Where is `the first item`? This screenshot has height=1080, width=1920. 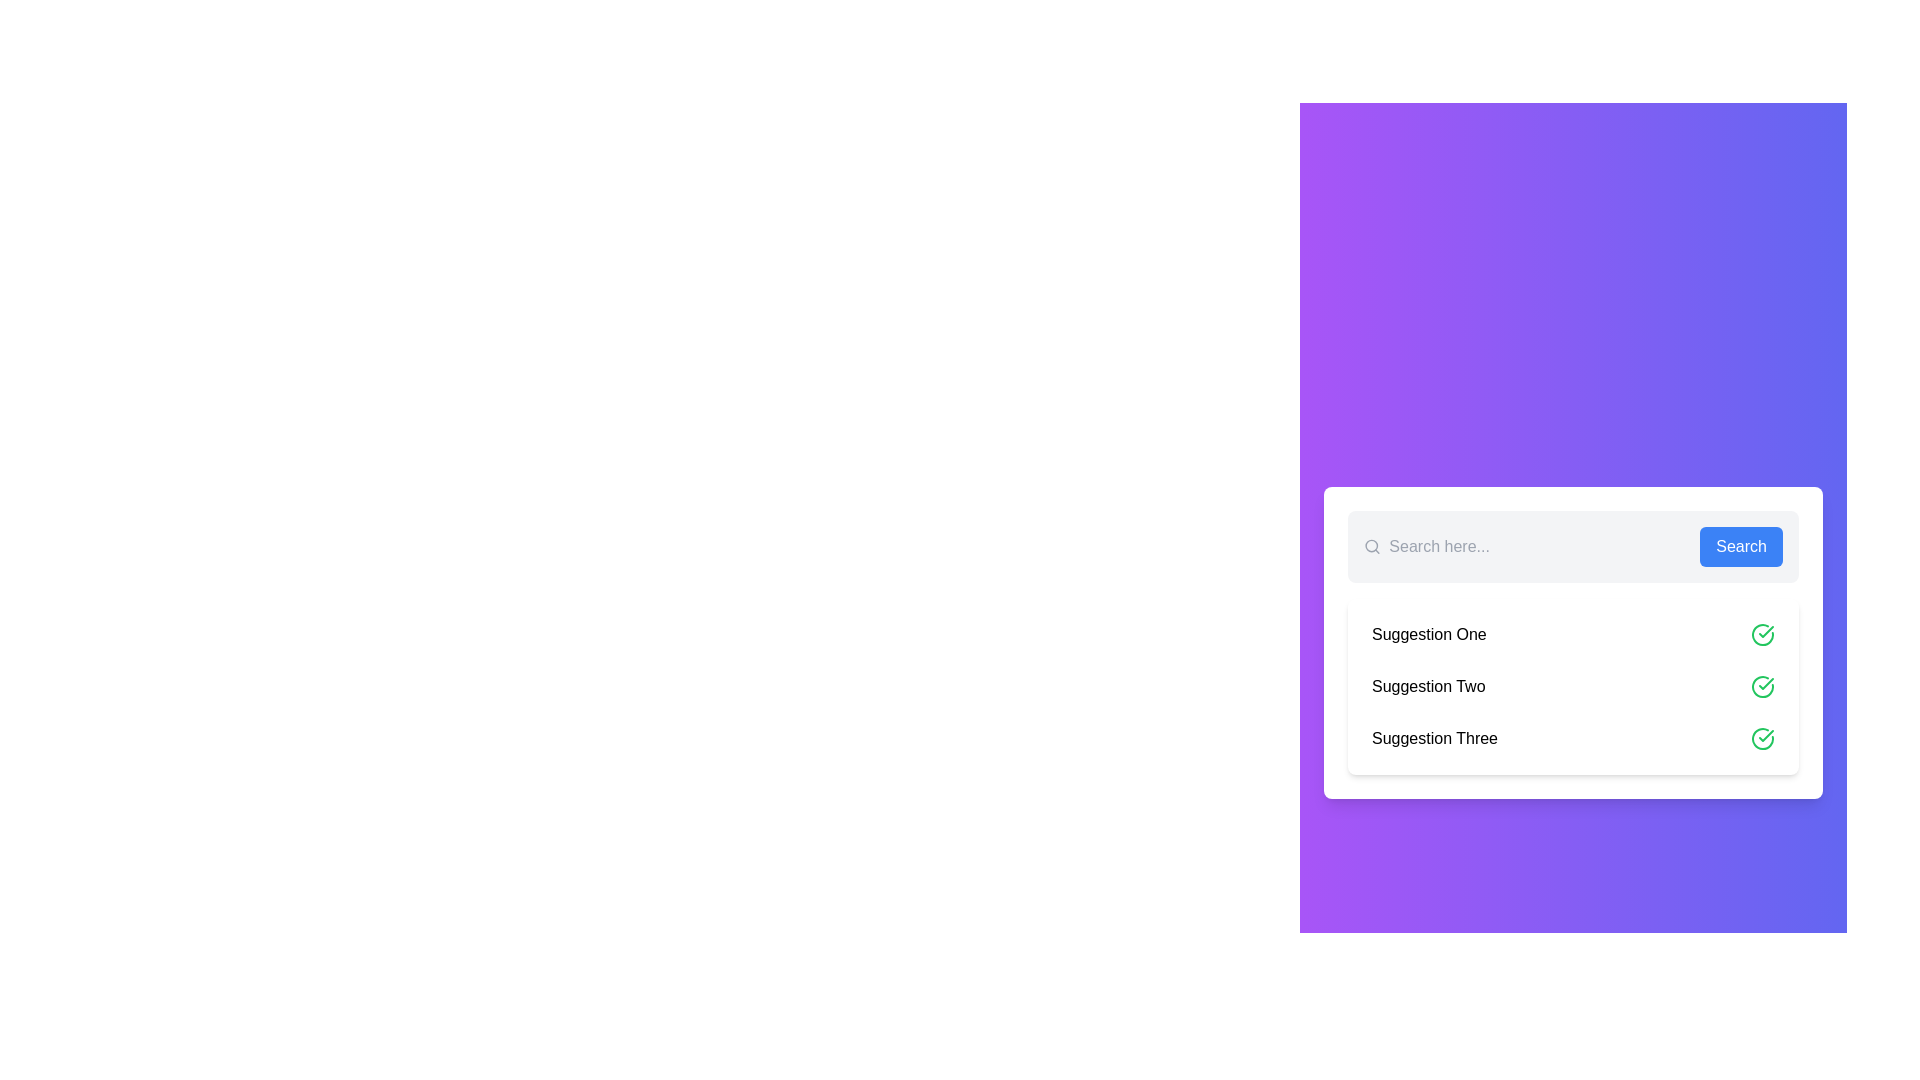
the first item is located at coordinates (1572, 635).